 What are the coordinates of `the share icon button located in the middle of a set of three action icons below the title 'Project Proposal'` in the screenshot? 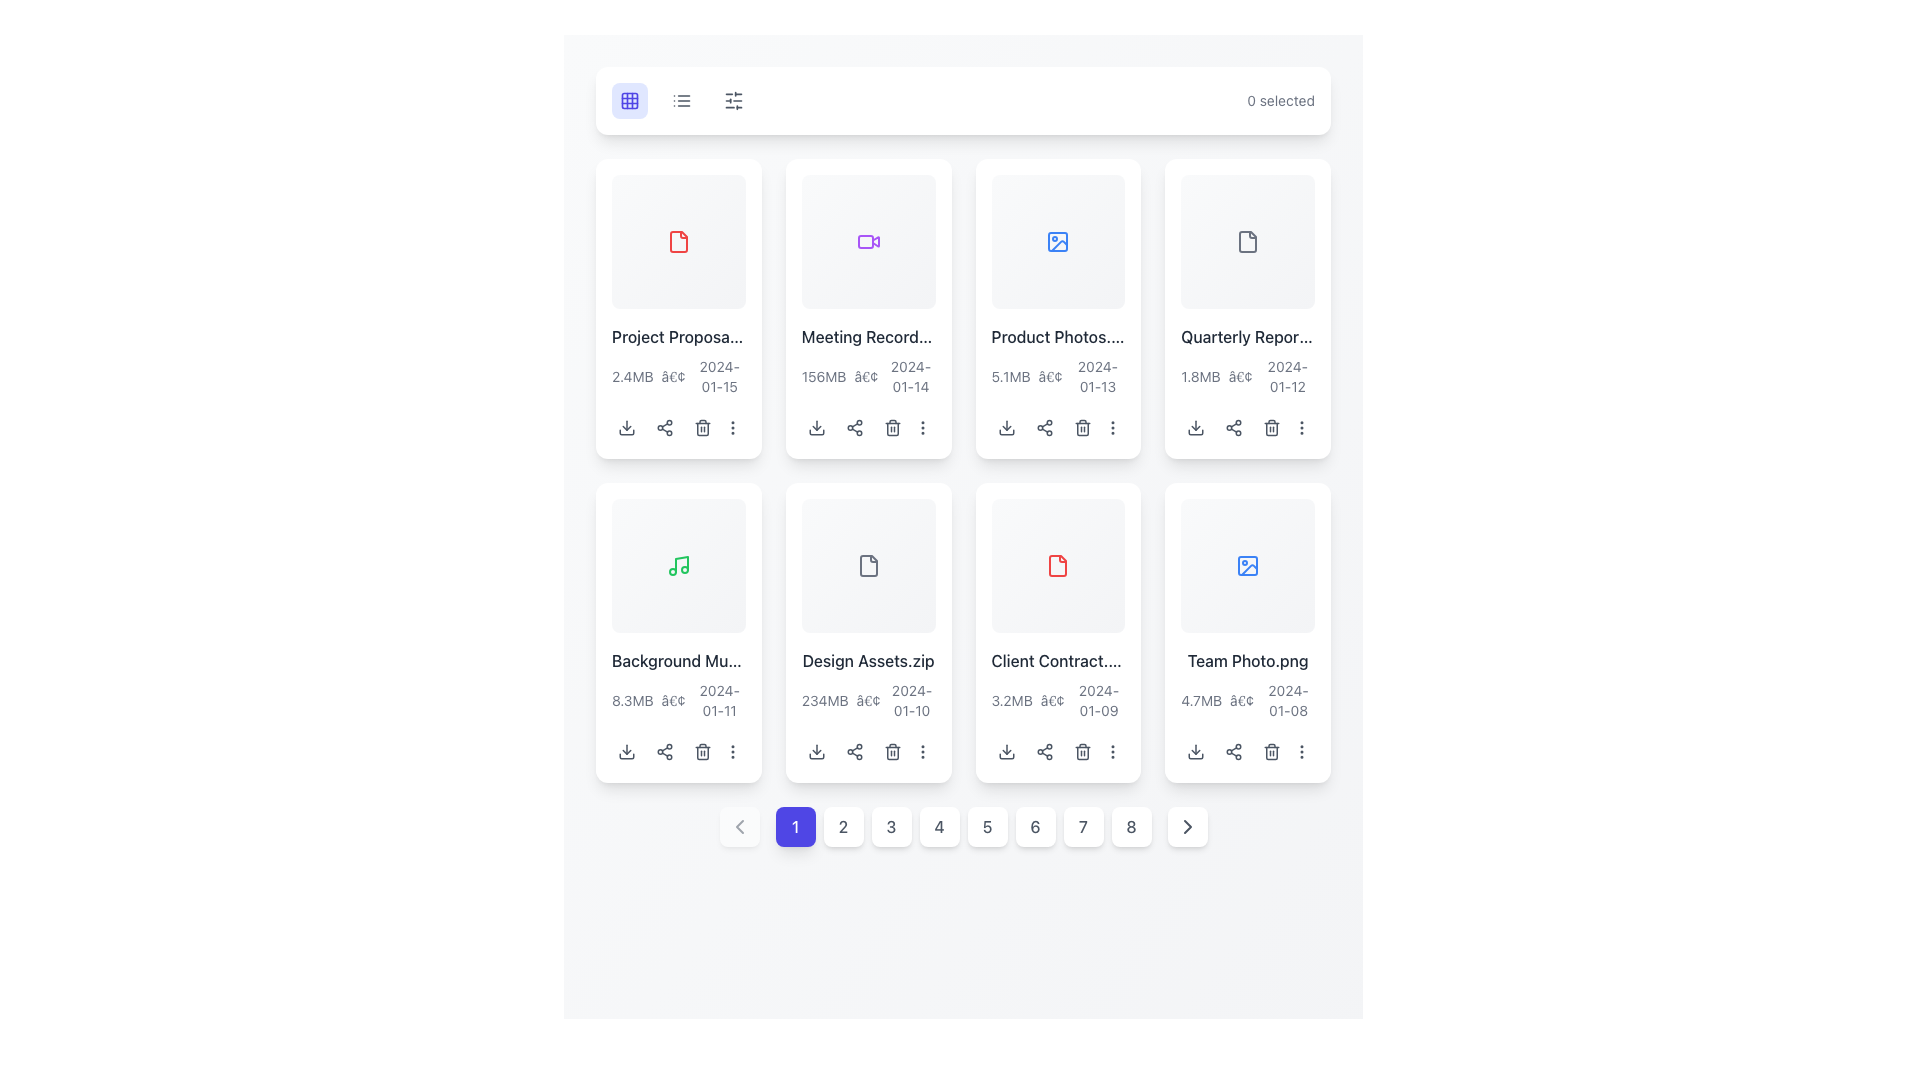 It's located at (665, 426).